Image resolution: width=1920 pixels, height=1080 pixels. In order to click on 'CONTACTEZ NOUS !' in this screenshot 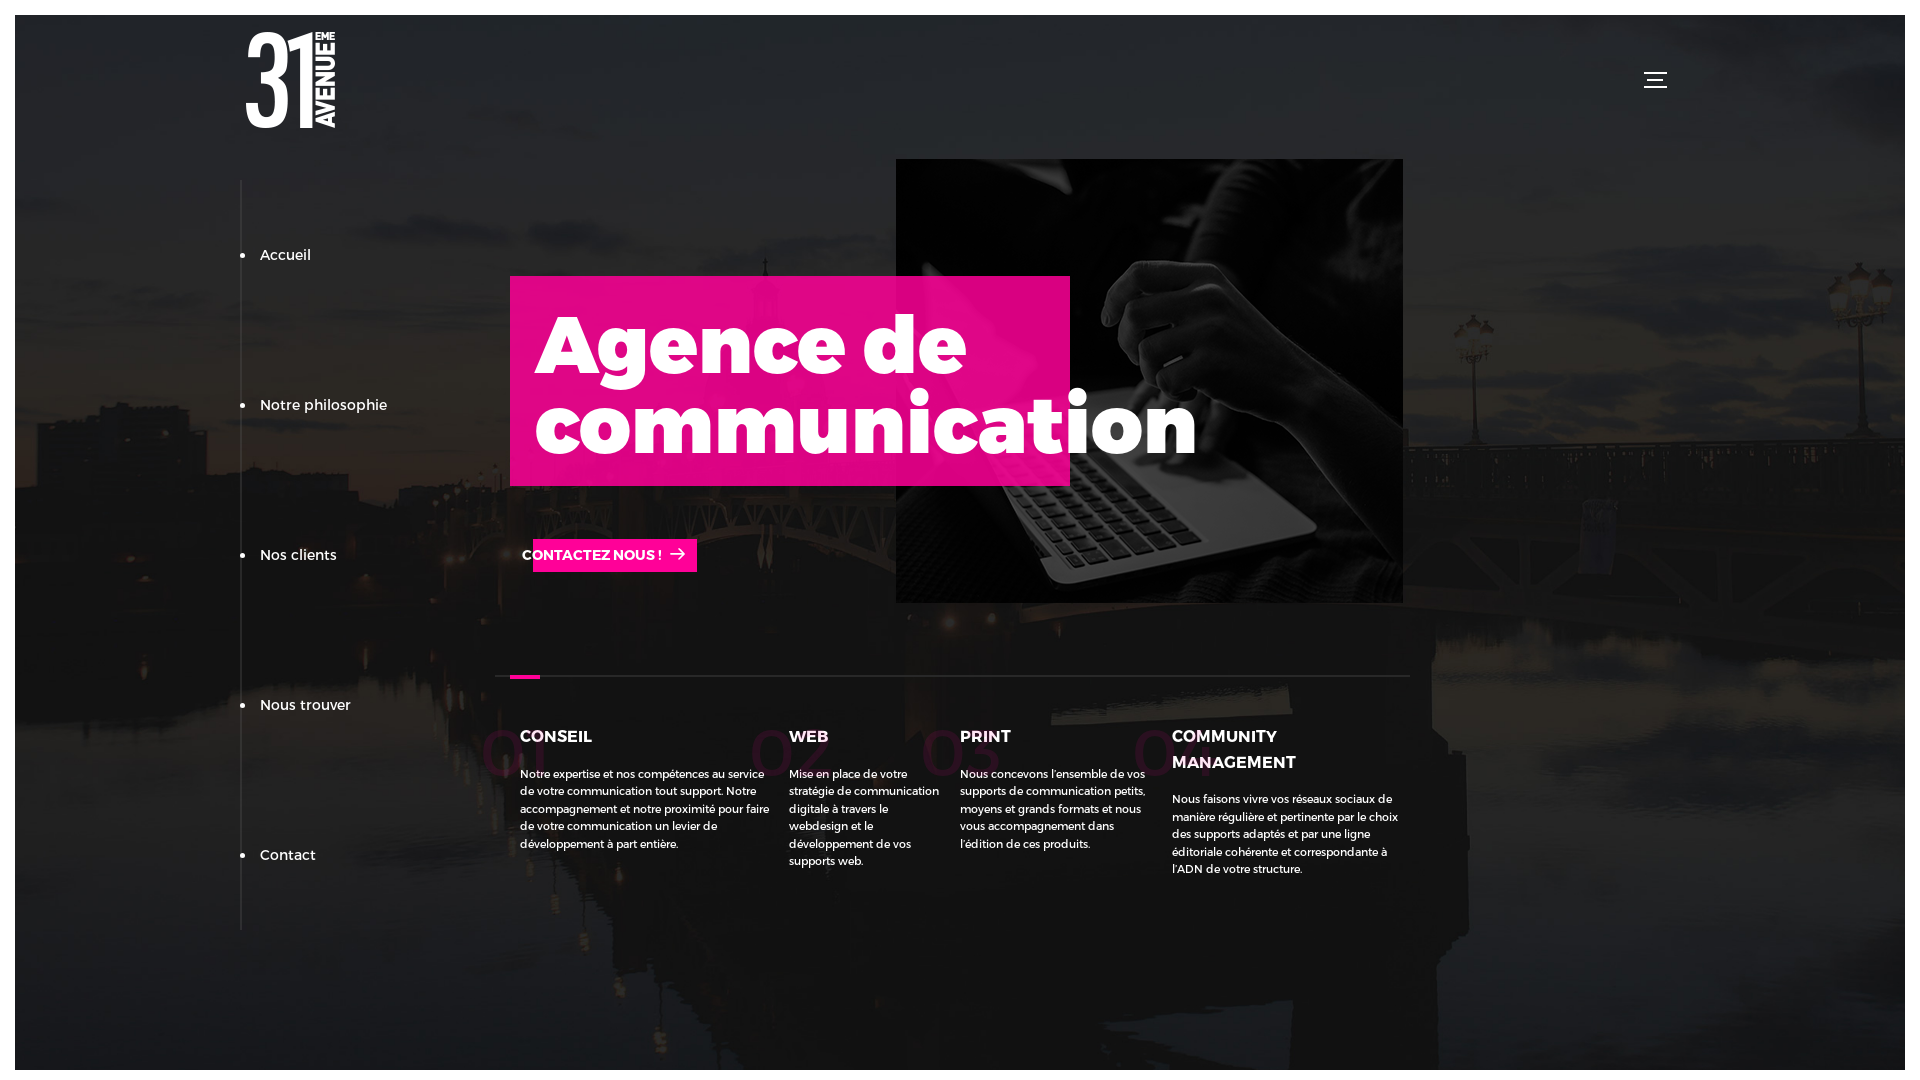, I will do `click(602, 555)`.